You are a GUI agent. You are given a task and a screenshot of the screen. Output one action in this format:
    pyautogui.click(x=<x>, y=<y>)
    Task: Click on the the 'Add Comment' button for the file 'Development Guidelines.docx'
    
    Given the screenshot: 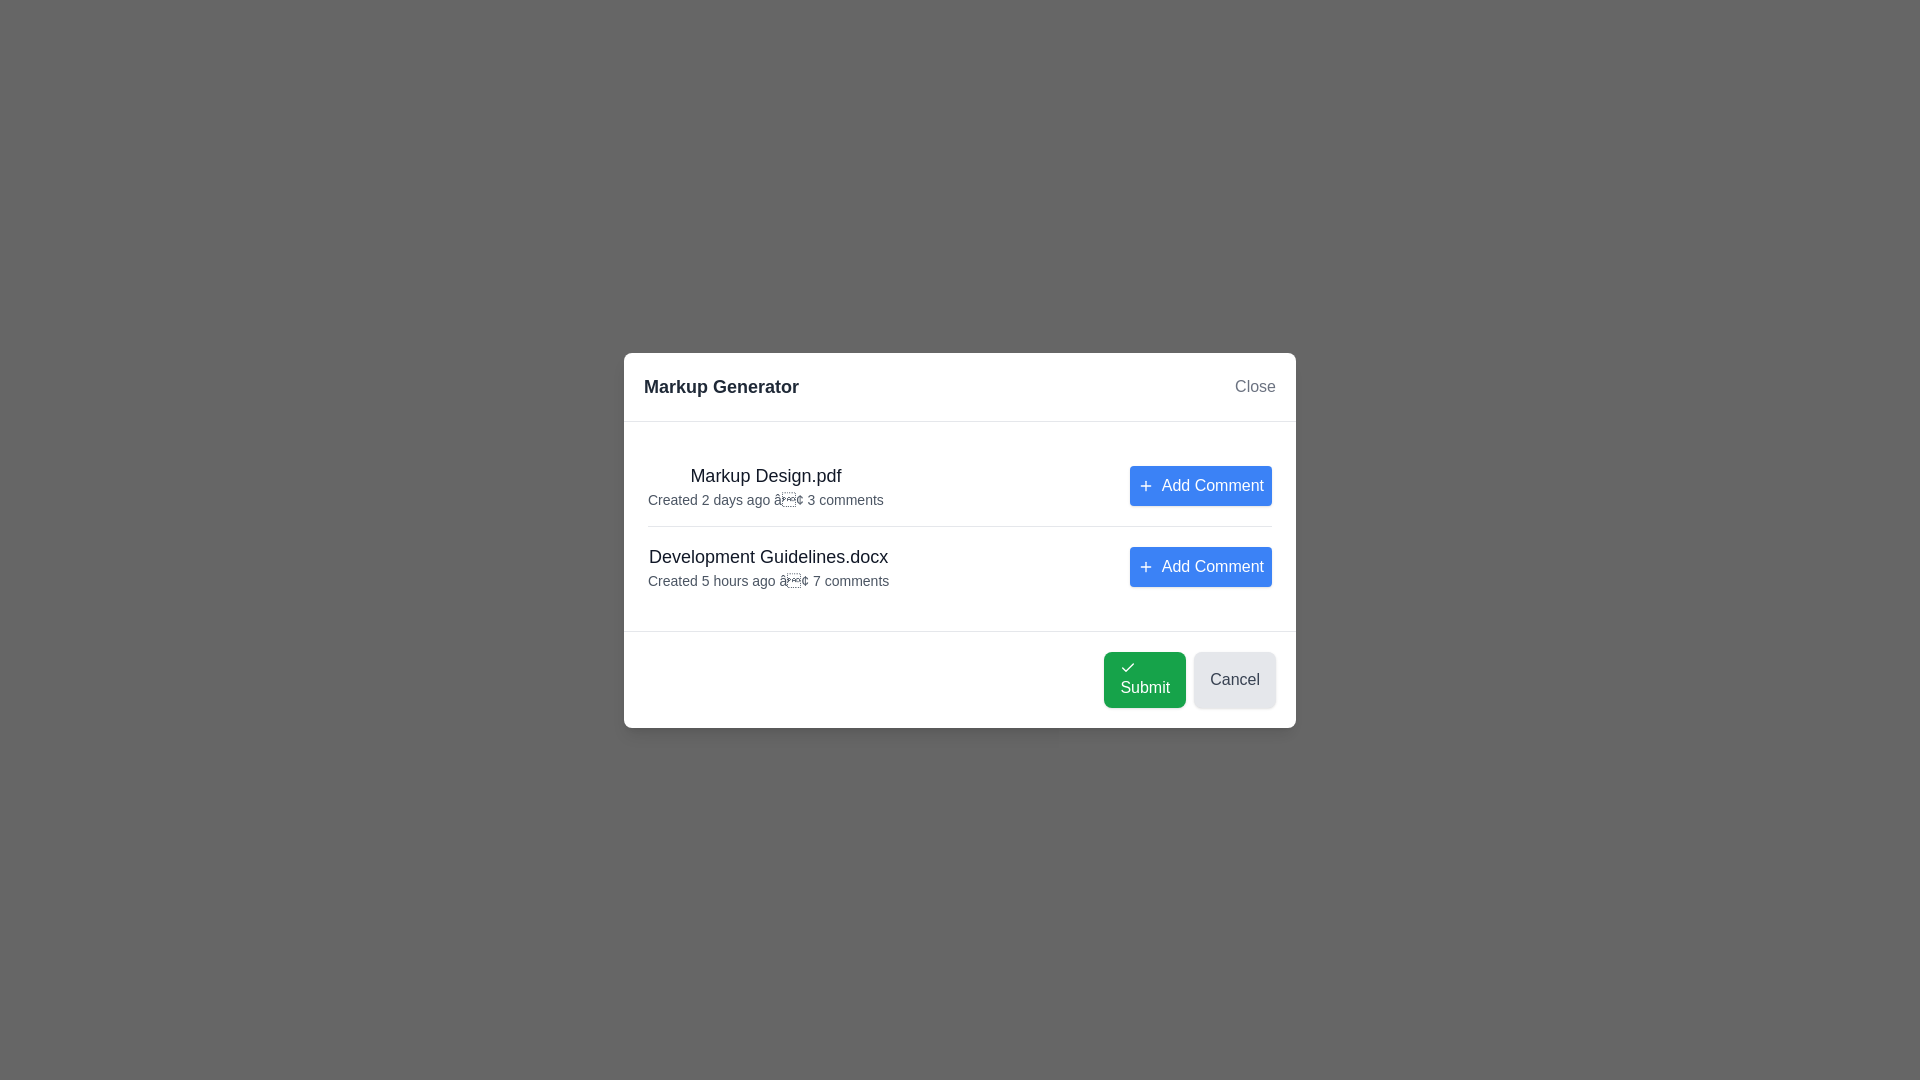 What is the action you would take?
    pyautogui.click(x=1200, y=566)
    